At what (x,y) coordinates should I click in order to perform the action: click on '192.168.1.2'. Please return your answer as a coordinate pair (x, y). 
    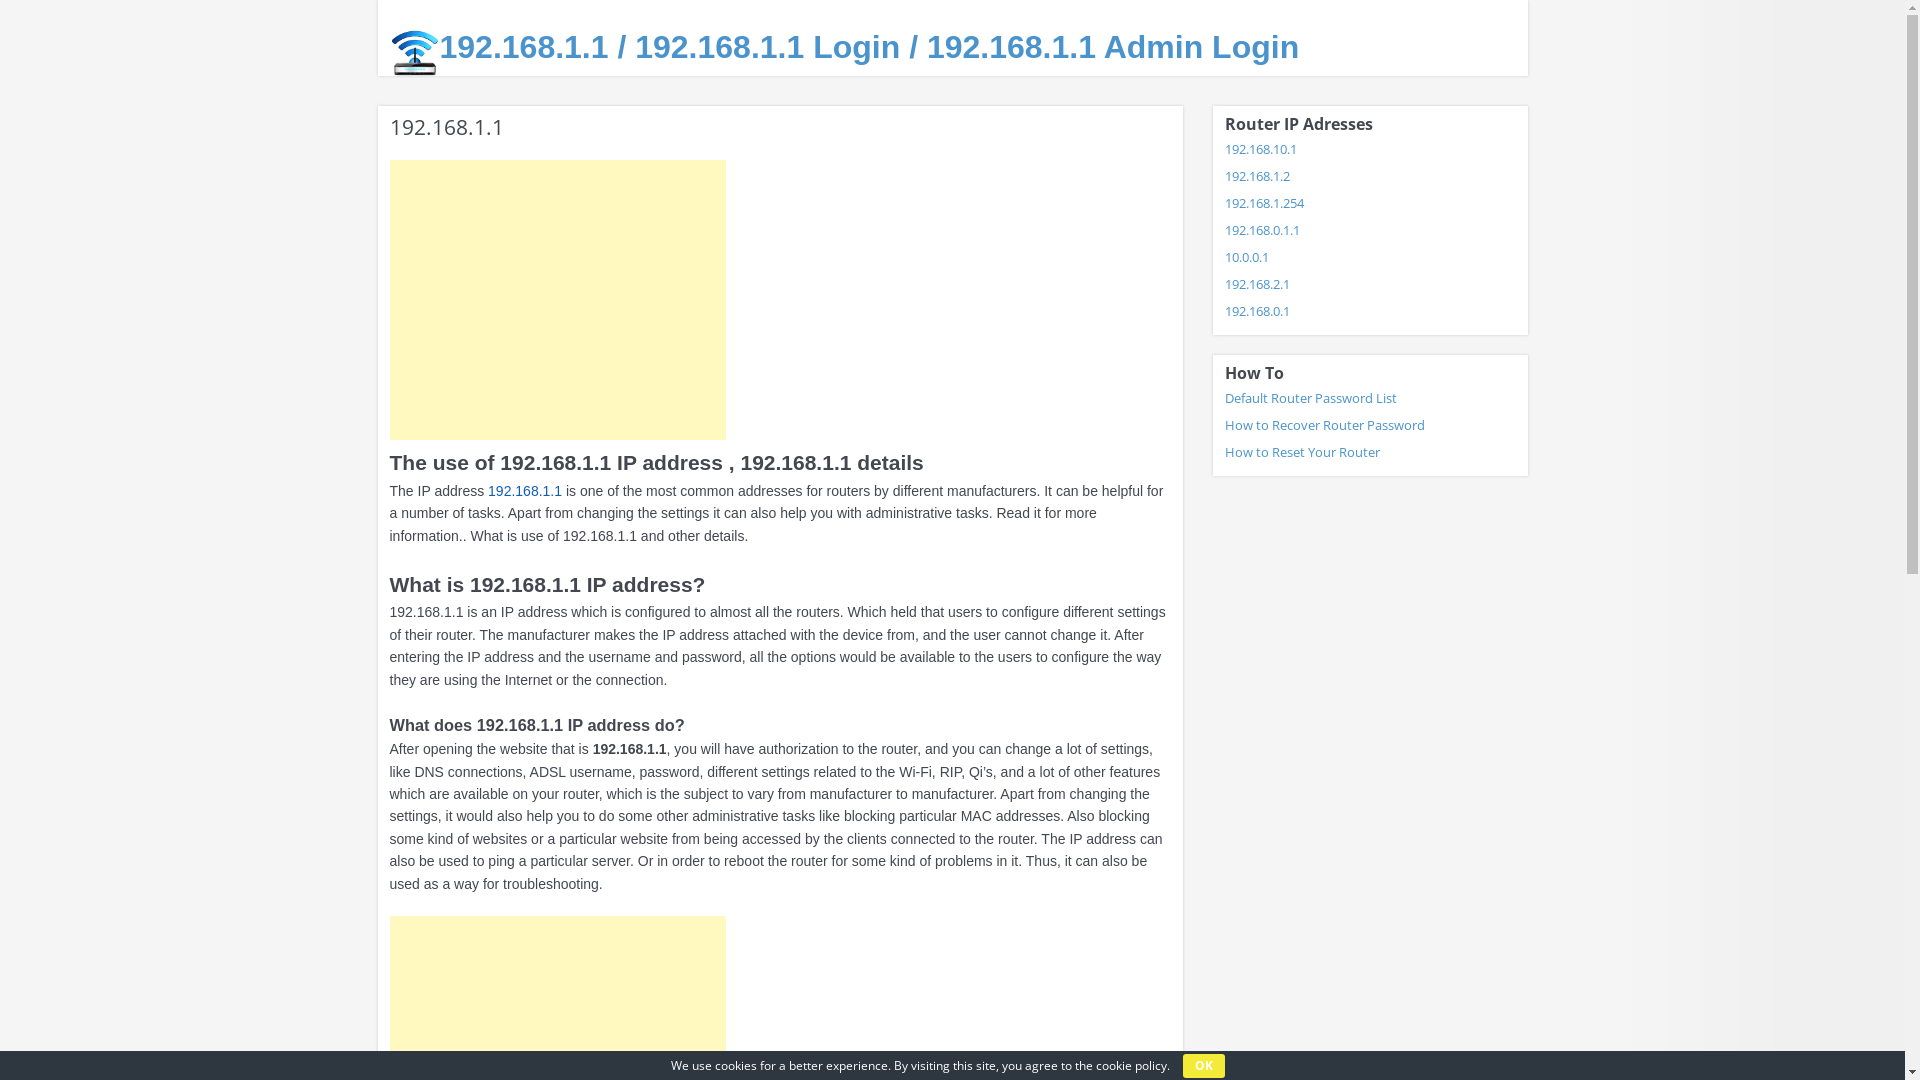
    Looking at the image, I should click on (1255, 175).